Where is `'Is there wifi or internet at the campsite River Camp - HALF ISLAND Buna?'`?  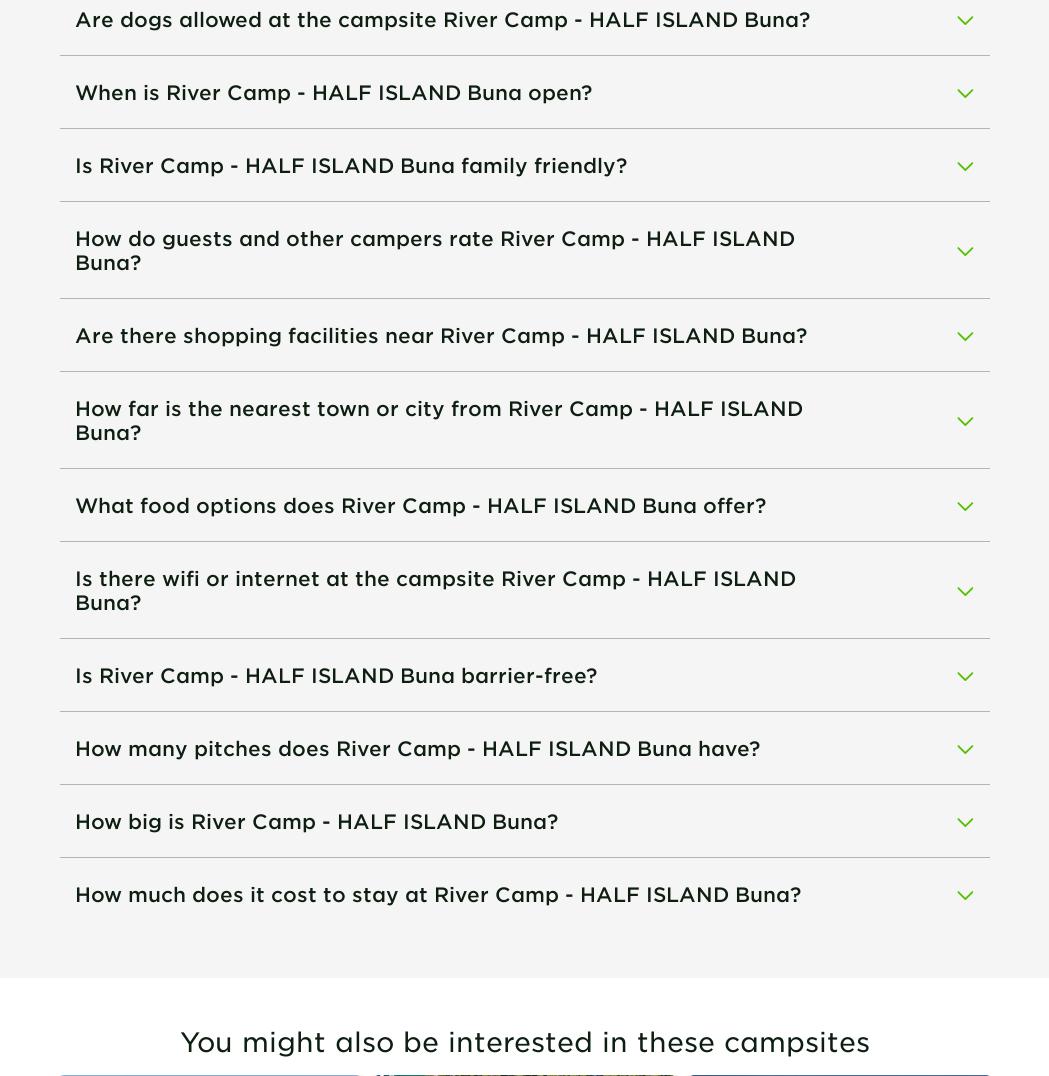
'Is there wifi or internet at the campsite River Camp - HALF ISLAND Buna?' is located at coordinates (73, 589).